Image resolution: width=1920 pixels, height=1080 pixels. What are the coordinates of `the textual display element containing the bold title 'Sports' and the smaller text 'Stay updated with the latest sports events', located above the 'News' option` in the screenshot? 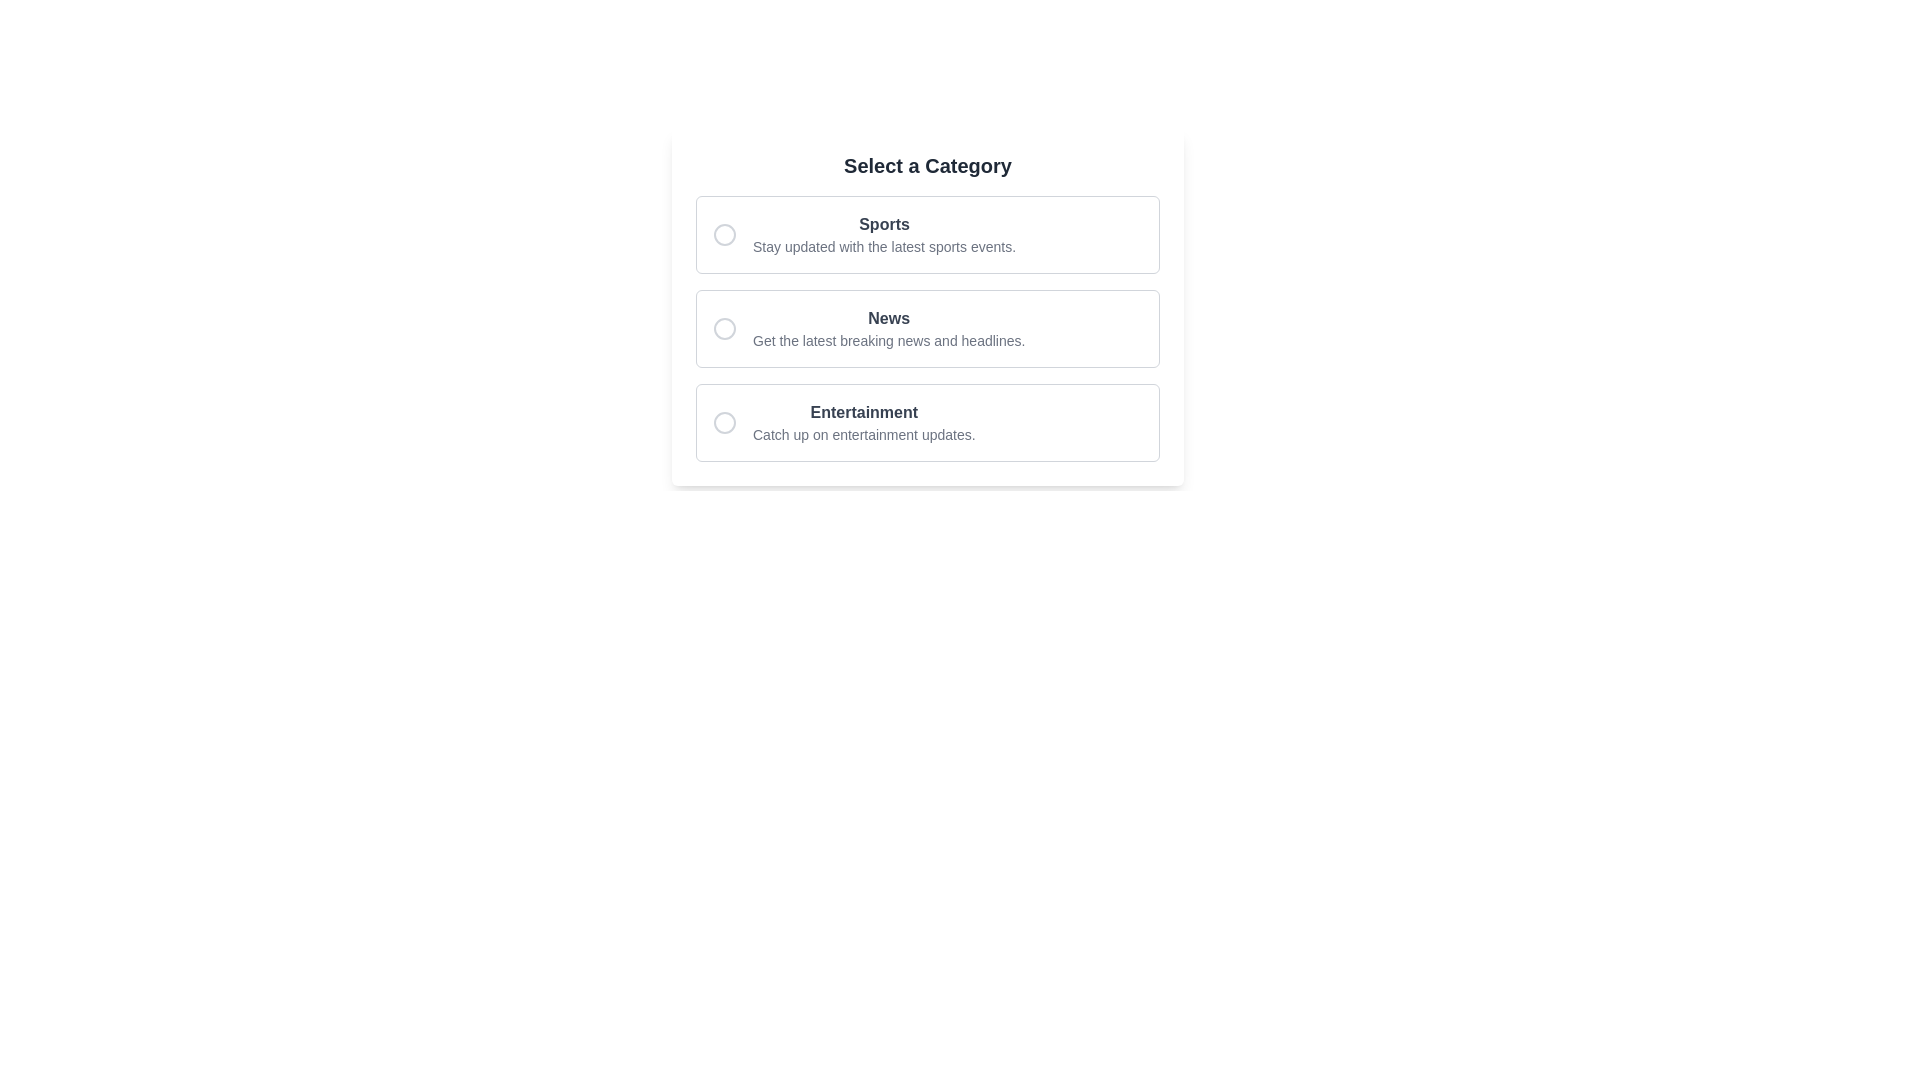 It's located at (883, 234).